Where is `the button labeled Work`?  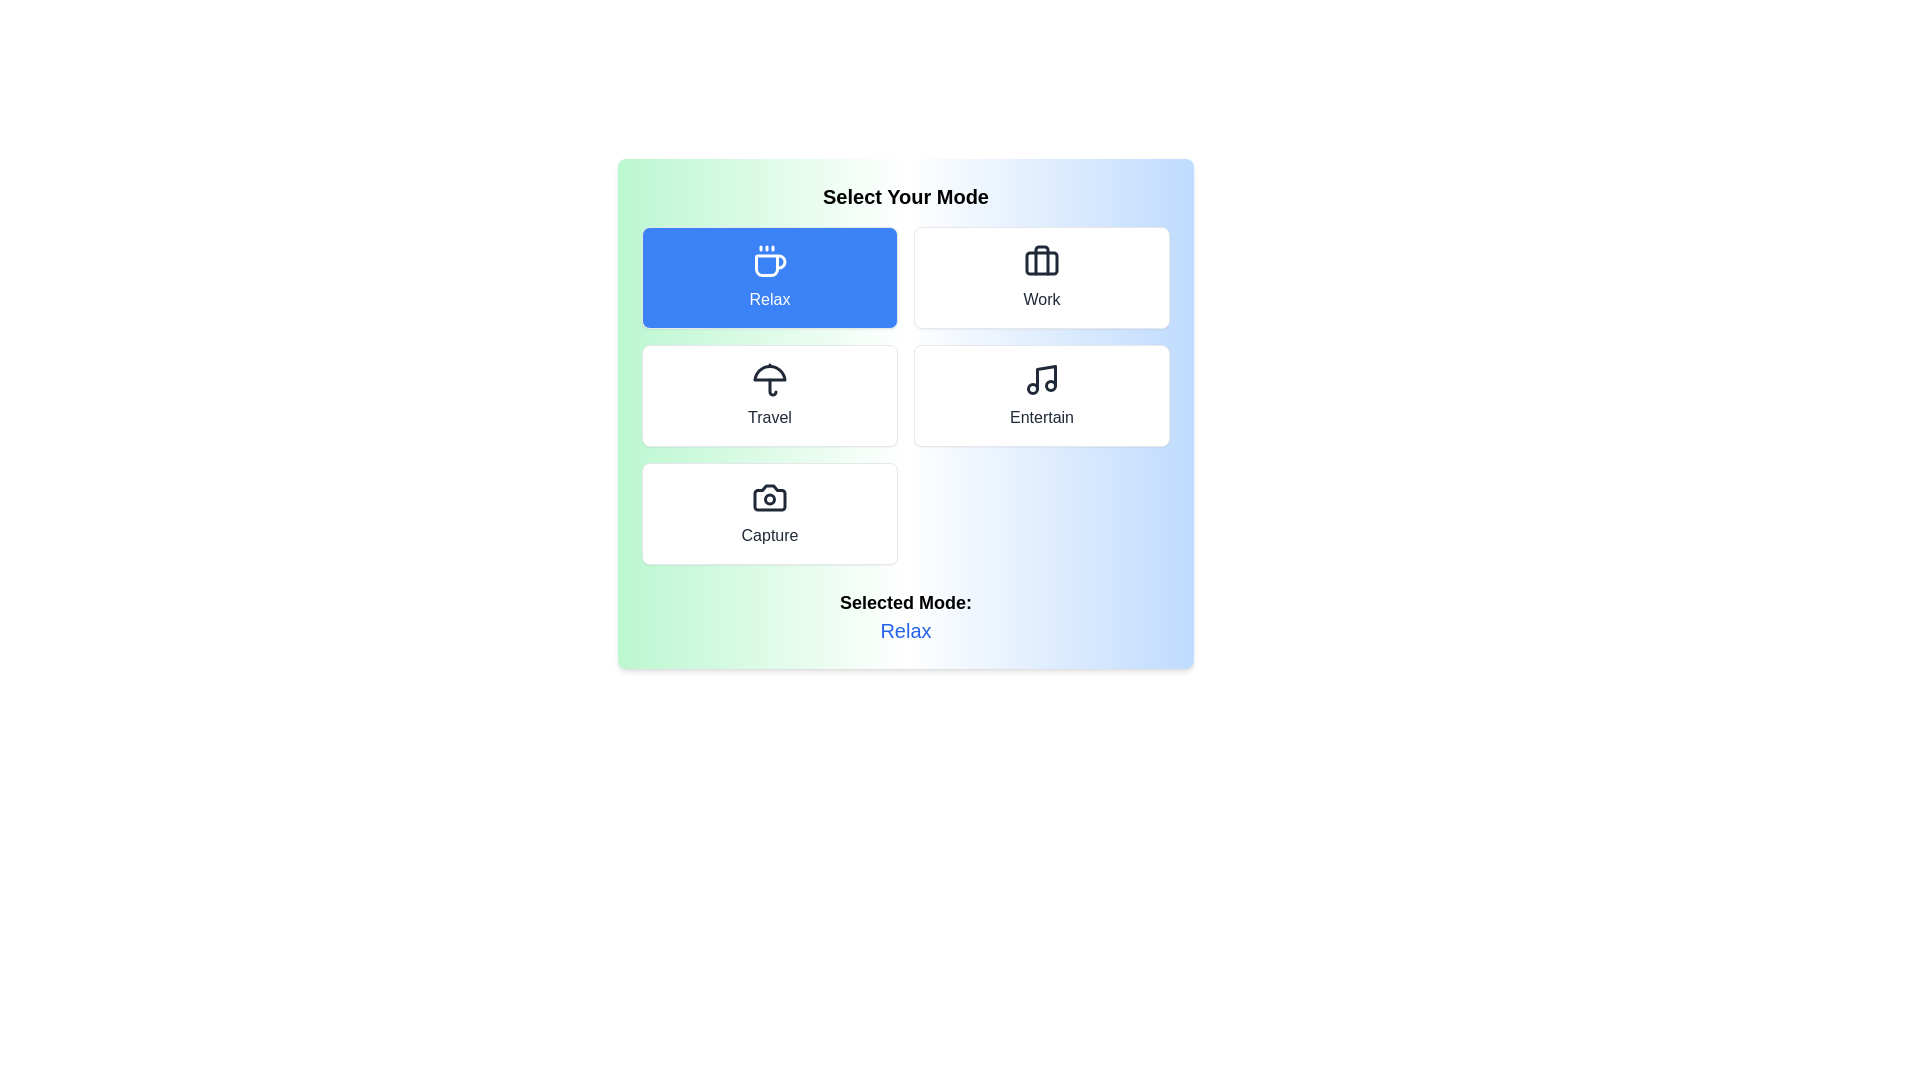 the button labeled Work is located at coordinates (1040, 277).